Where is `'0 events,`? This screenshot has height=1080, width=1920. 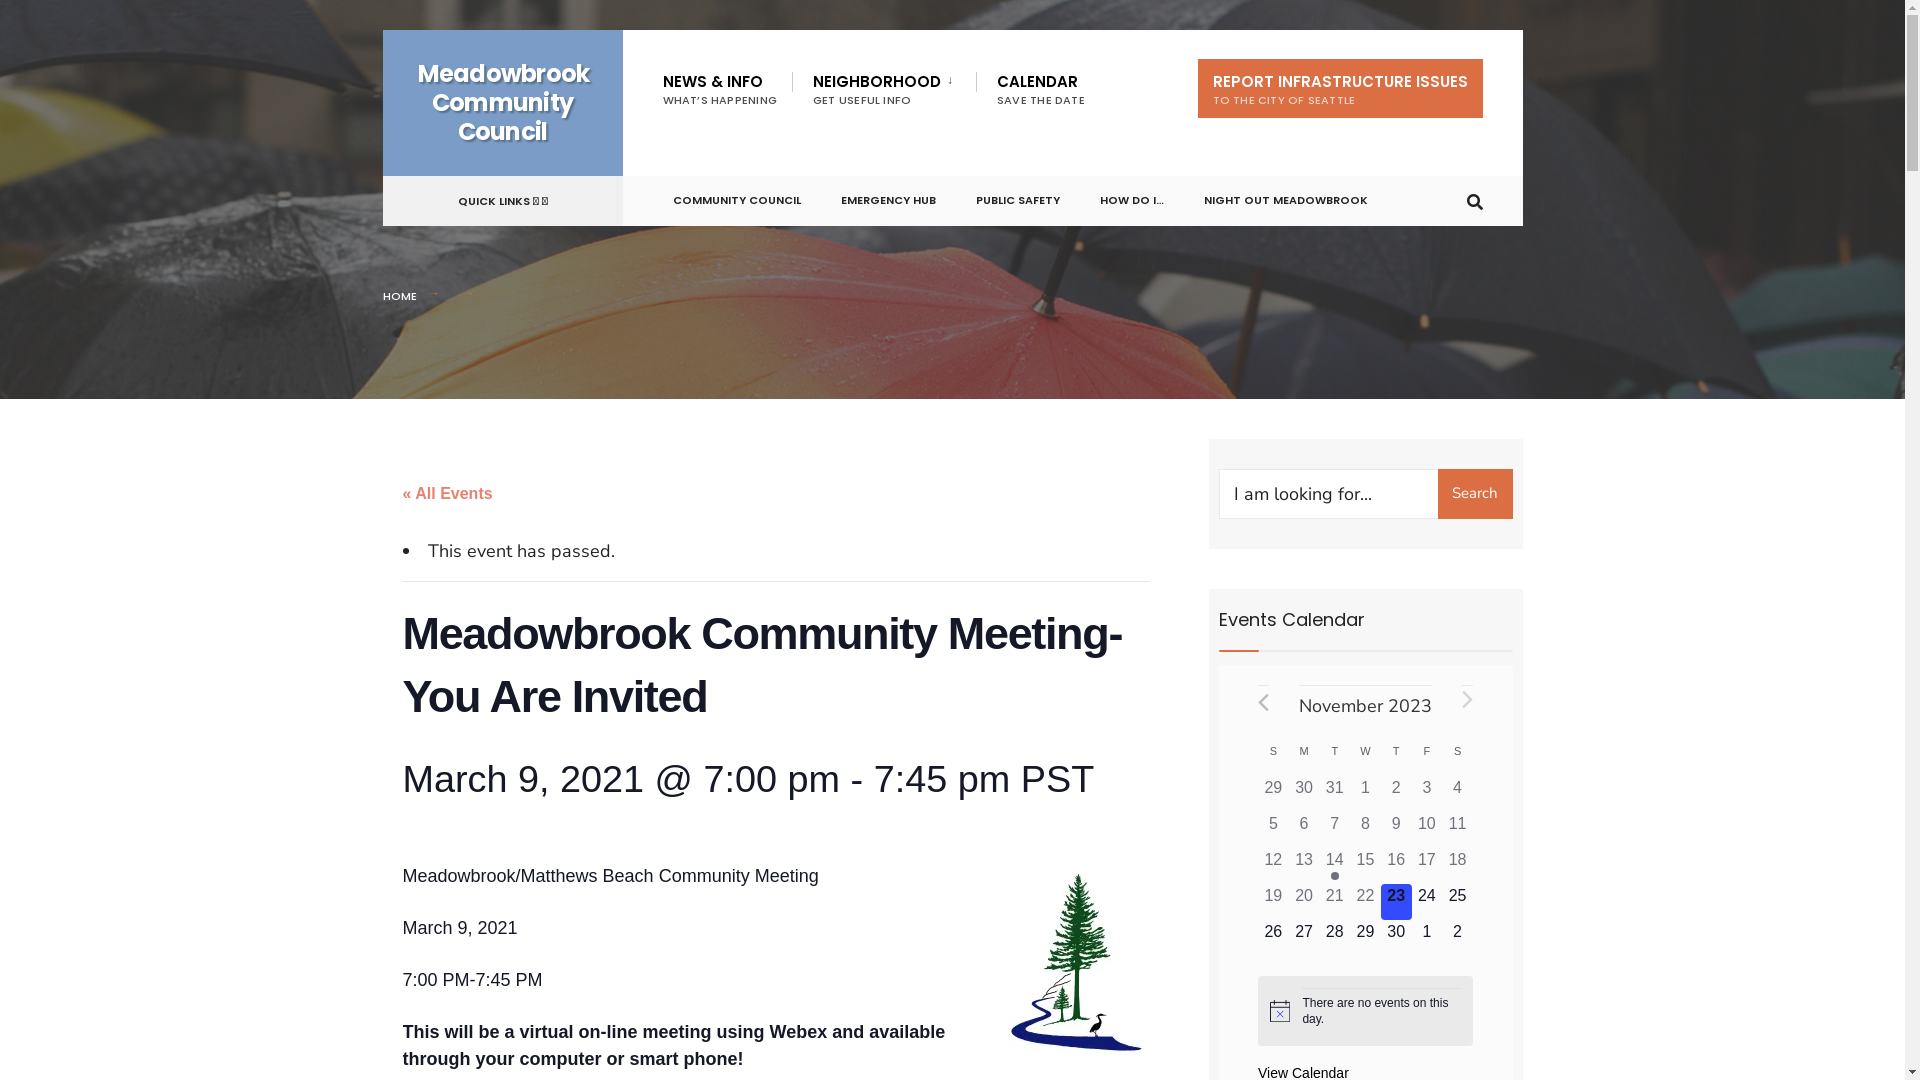 '0 events, is located at coordinates (1395, 829).